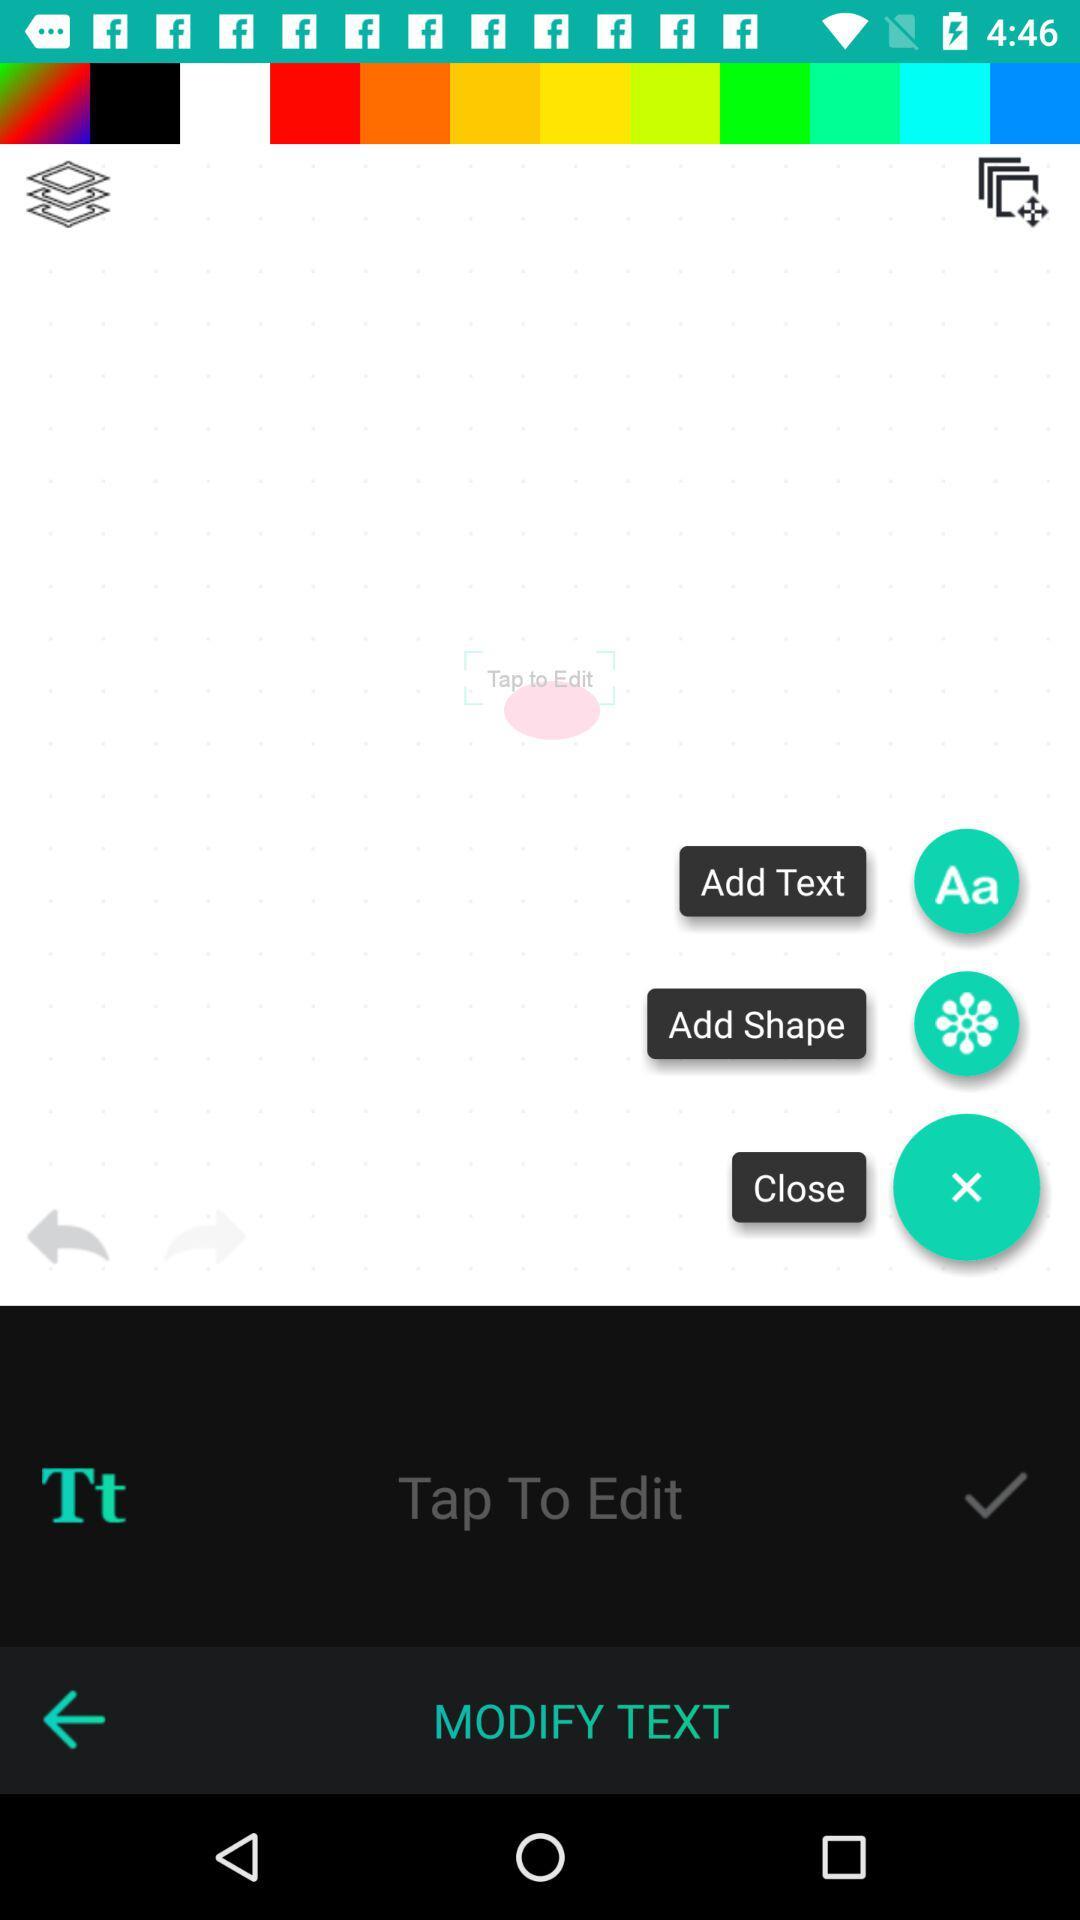 The width and height of the screenshot is (1080, 1920). What do you see at coordinates (540, 1495) in the screenshot?
I see `text edit` at bounding box center [540, 1495].